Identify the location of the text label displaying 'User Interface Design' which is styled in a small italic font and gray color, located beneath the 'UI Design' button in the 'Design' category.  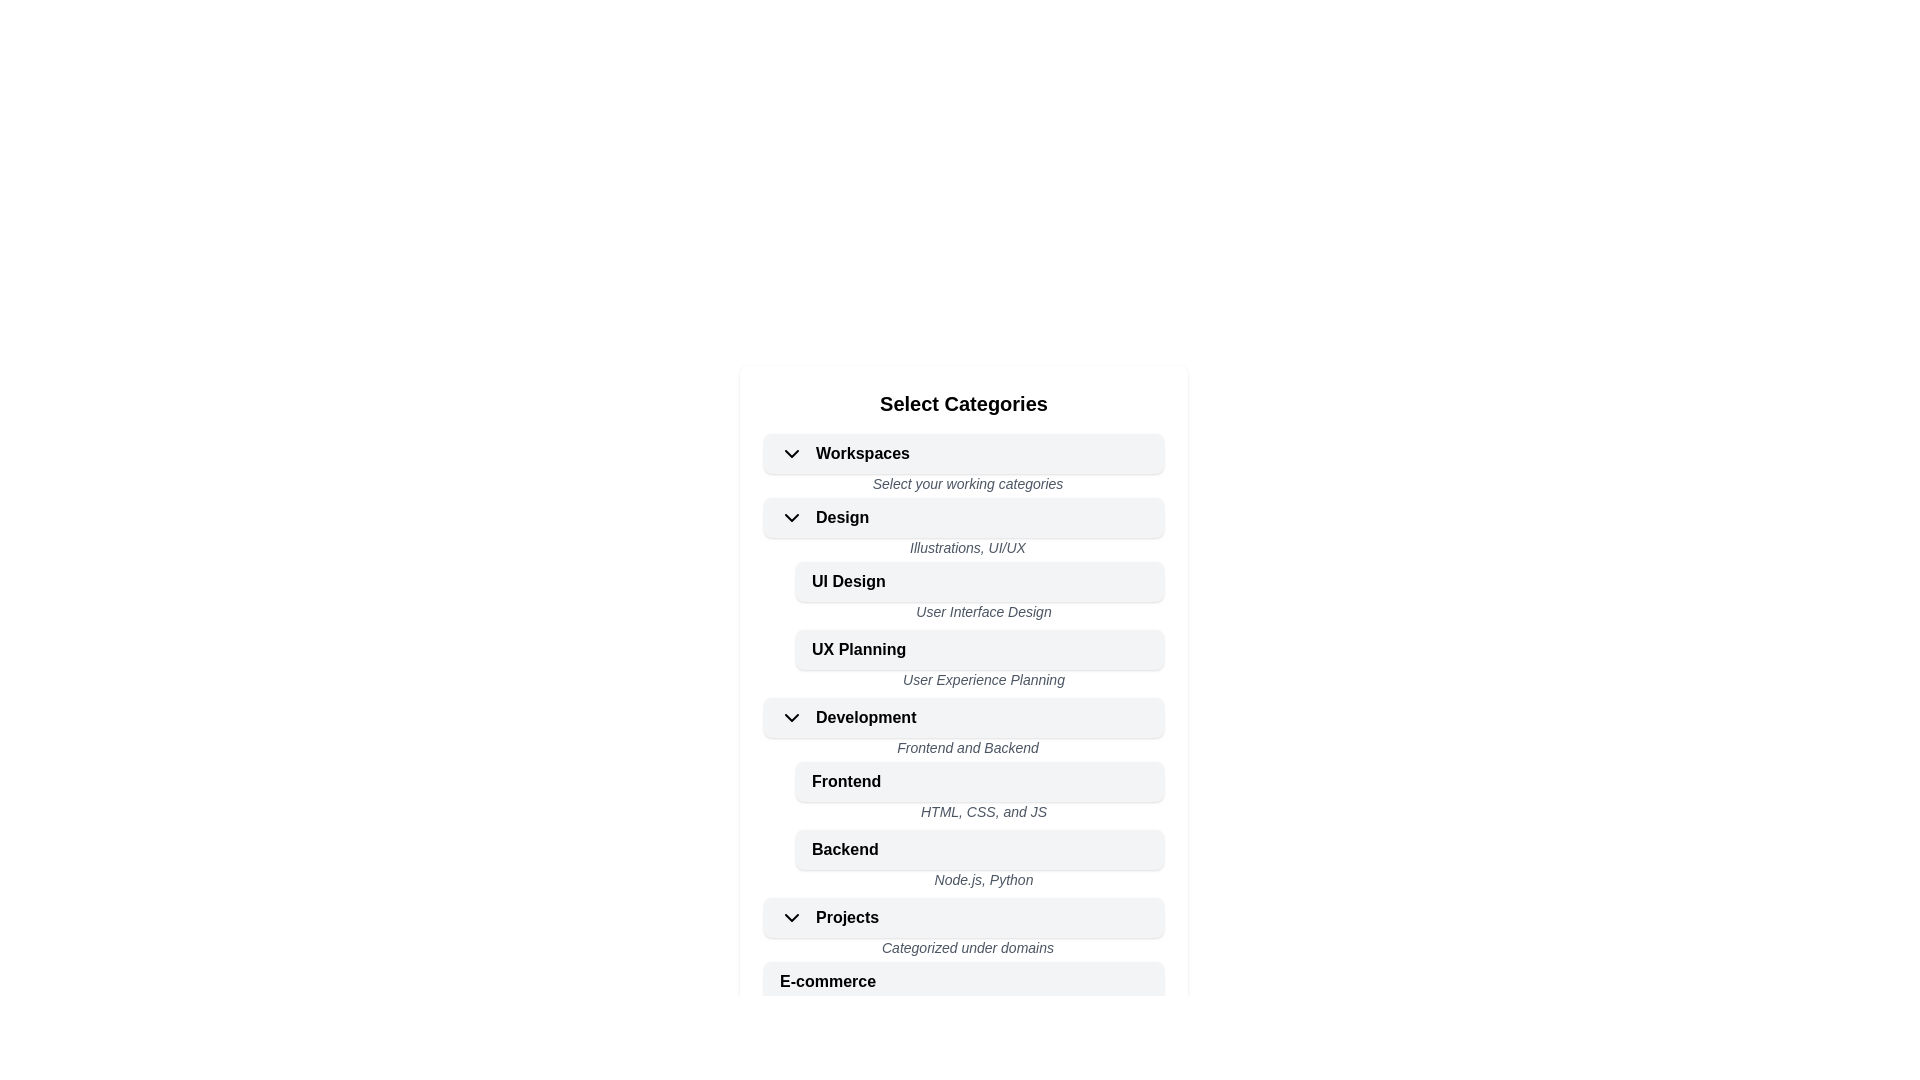
(979, 612).